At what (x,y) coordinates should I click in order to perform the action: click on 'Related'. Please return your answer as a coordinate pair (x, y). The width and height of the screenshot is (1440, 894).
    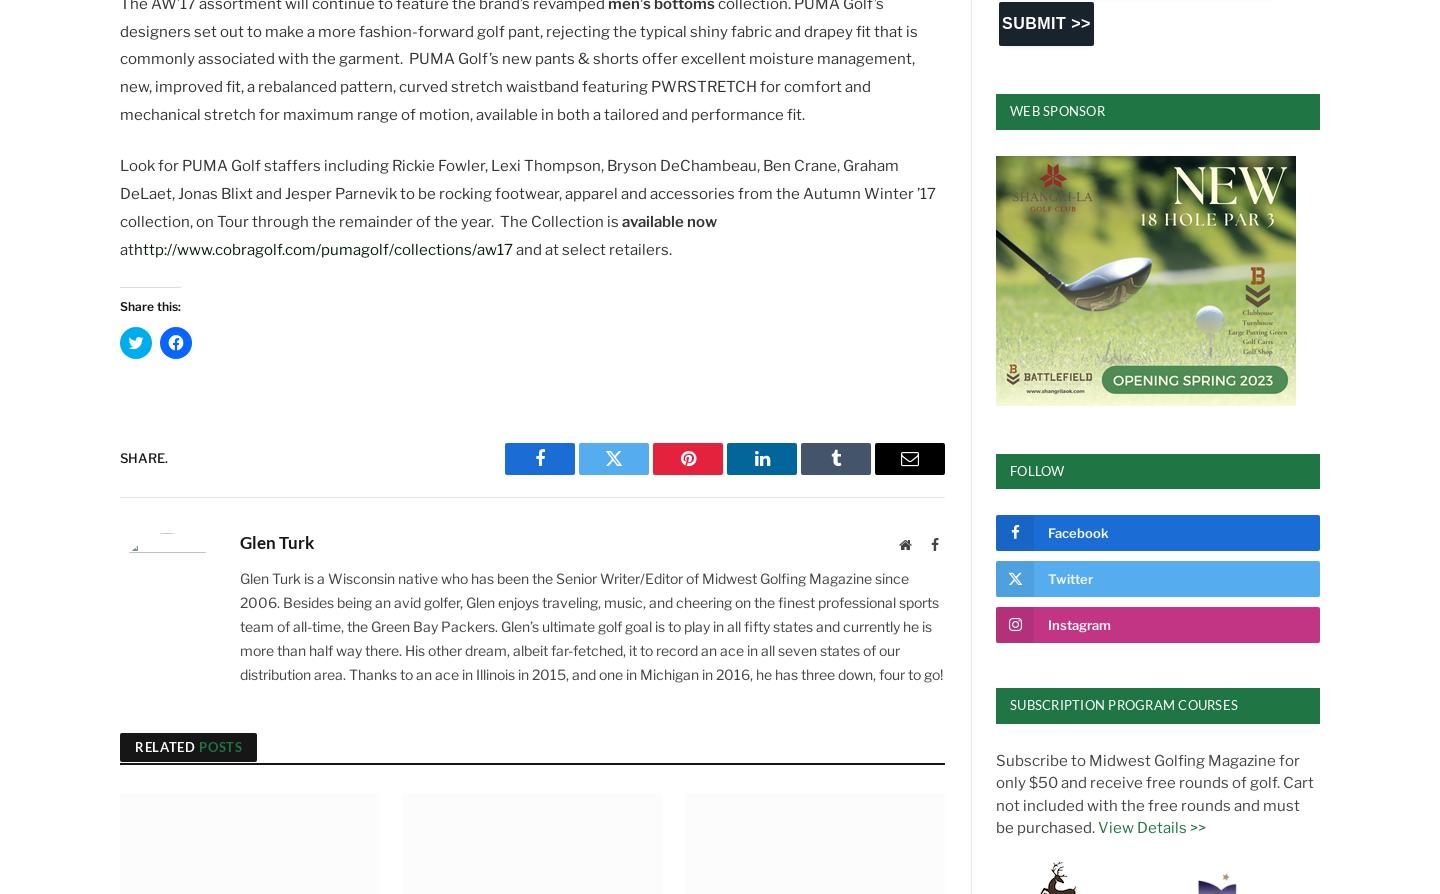
    Looking at the image, I should click on (166, 746).